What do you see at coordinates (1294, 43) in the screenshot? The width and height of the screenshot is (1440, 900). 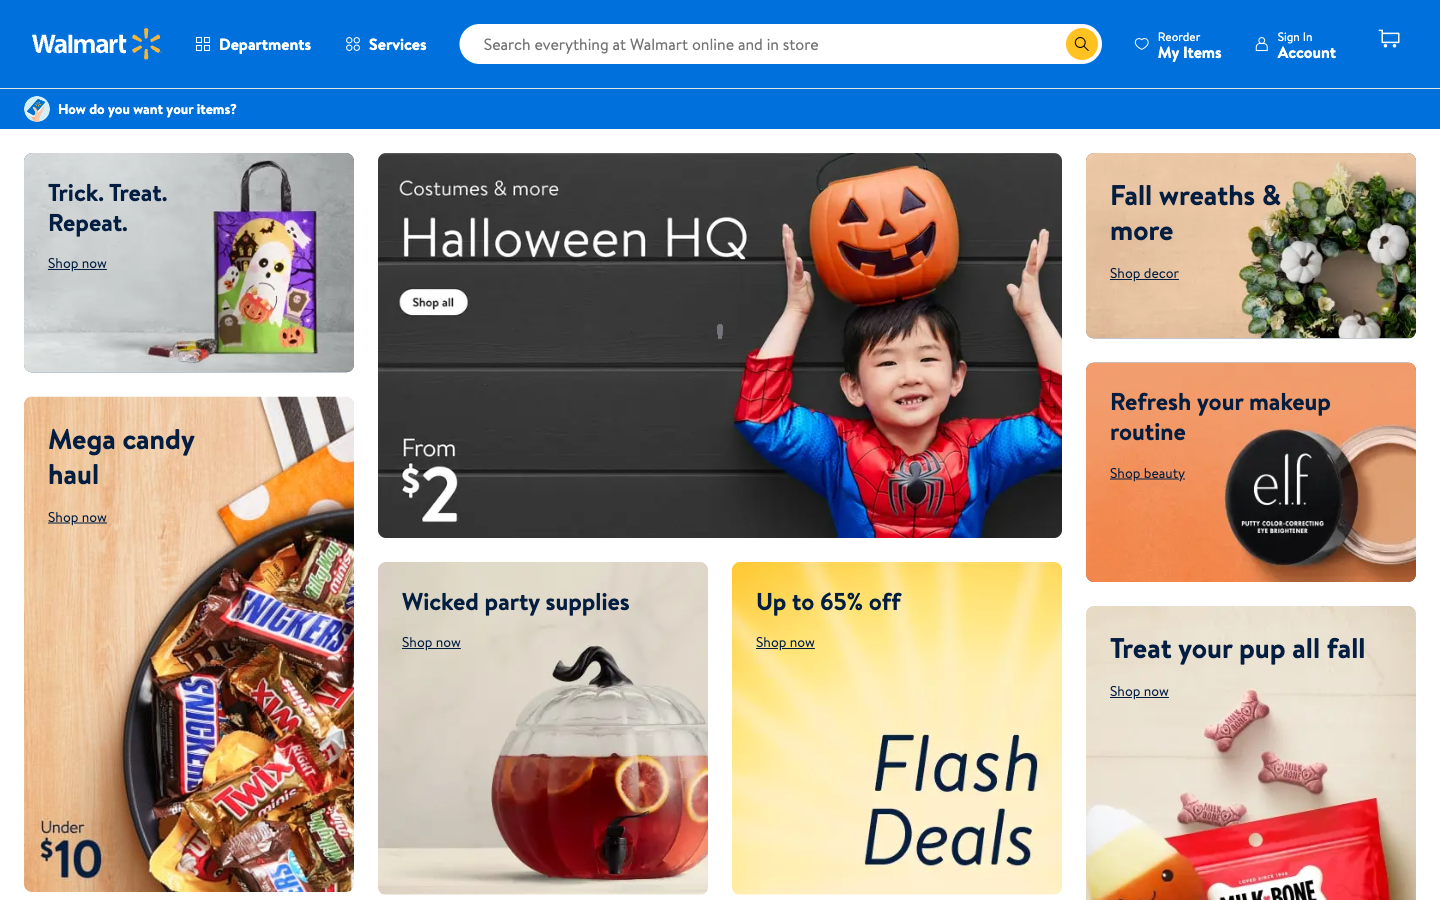 I see `your account"s interface` at bounding box center [1294, 43].